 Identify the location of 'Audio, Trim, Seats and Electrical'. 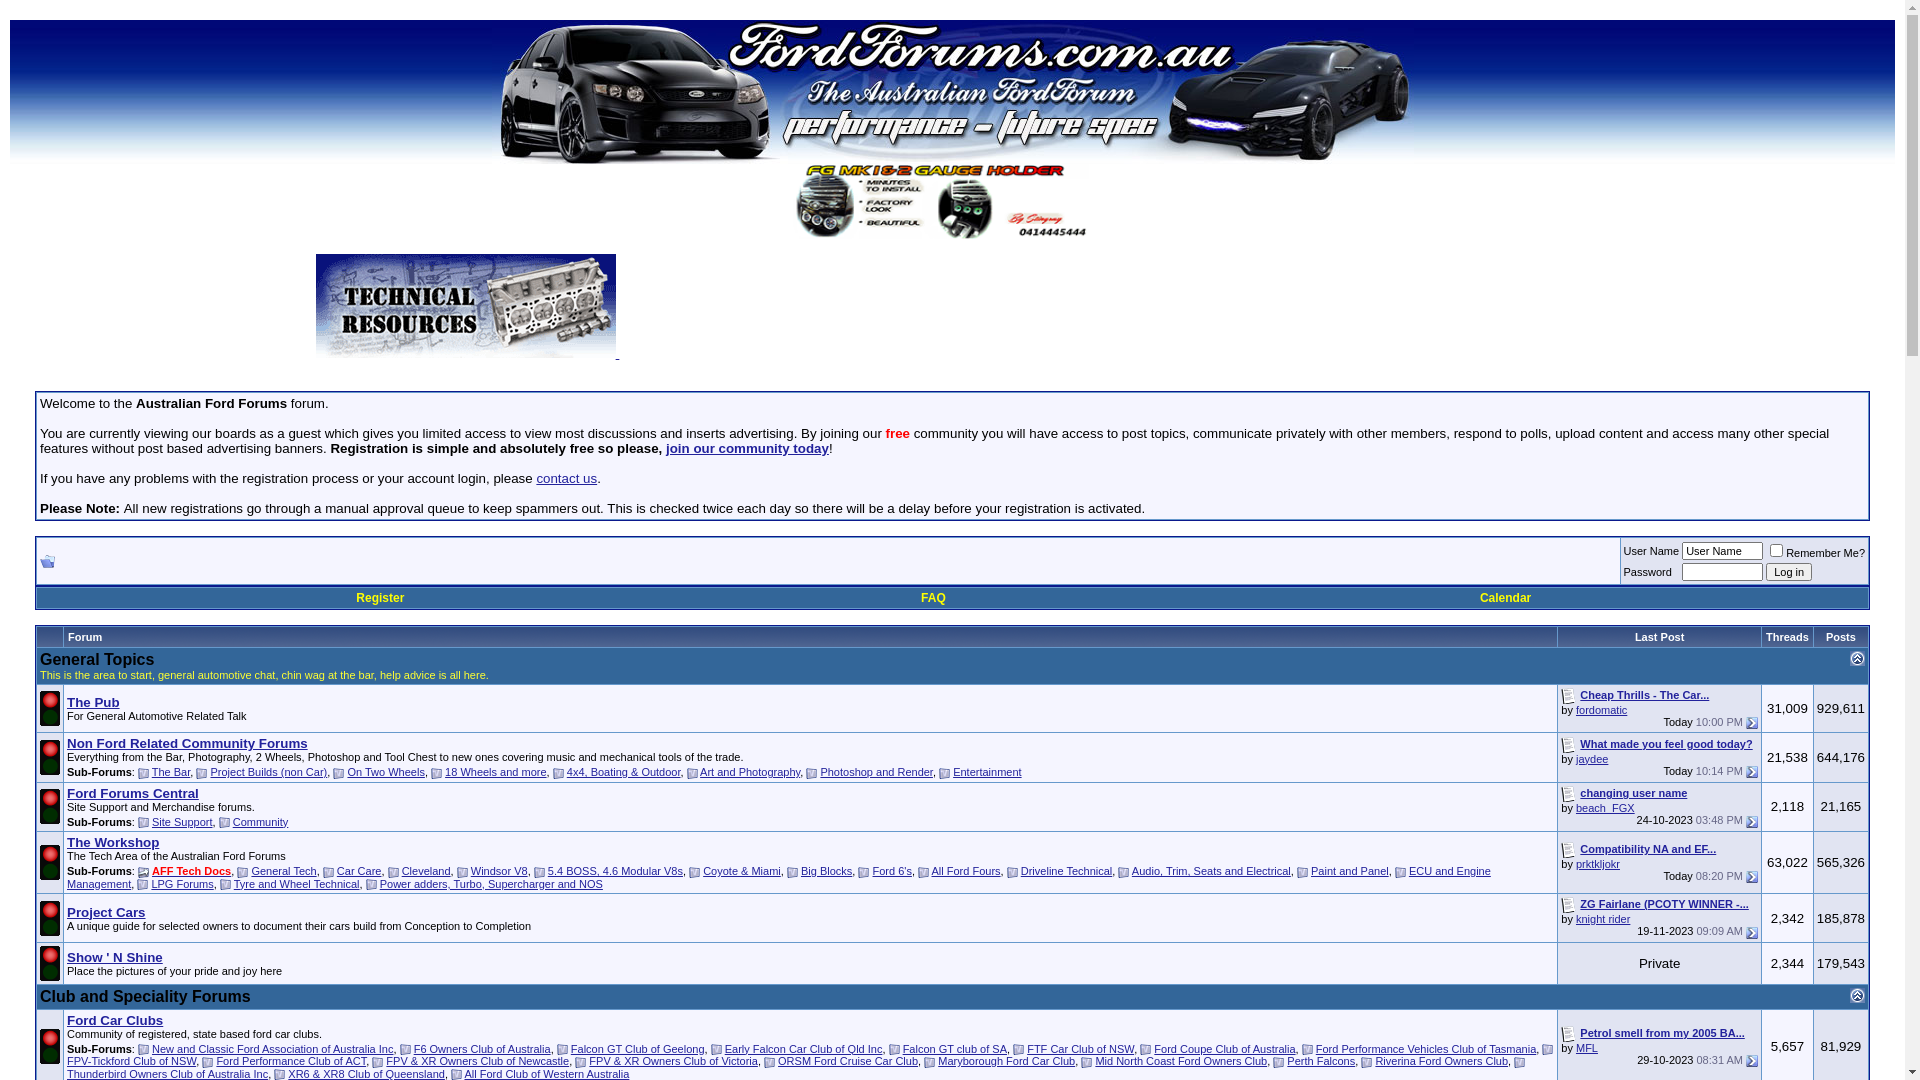
(1210, 870).